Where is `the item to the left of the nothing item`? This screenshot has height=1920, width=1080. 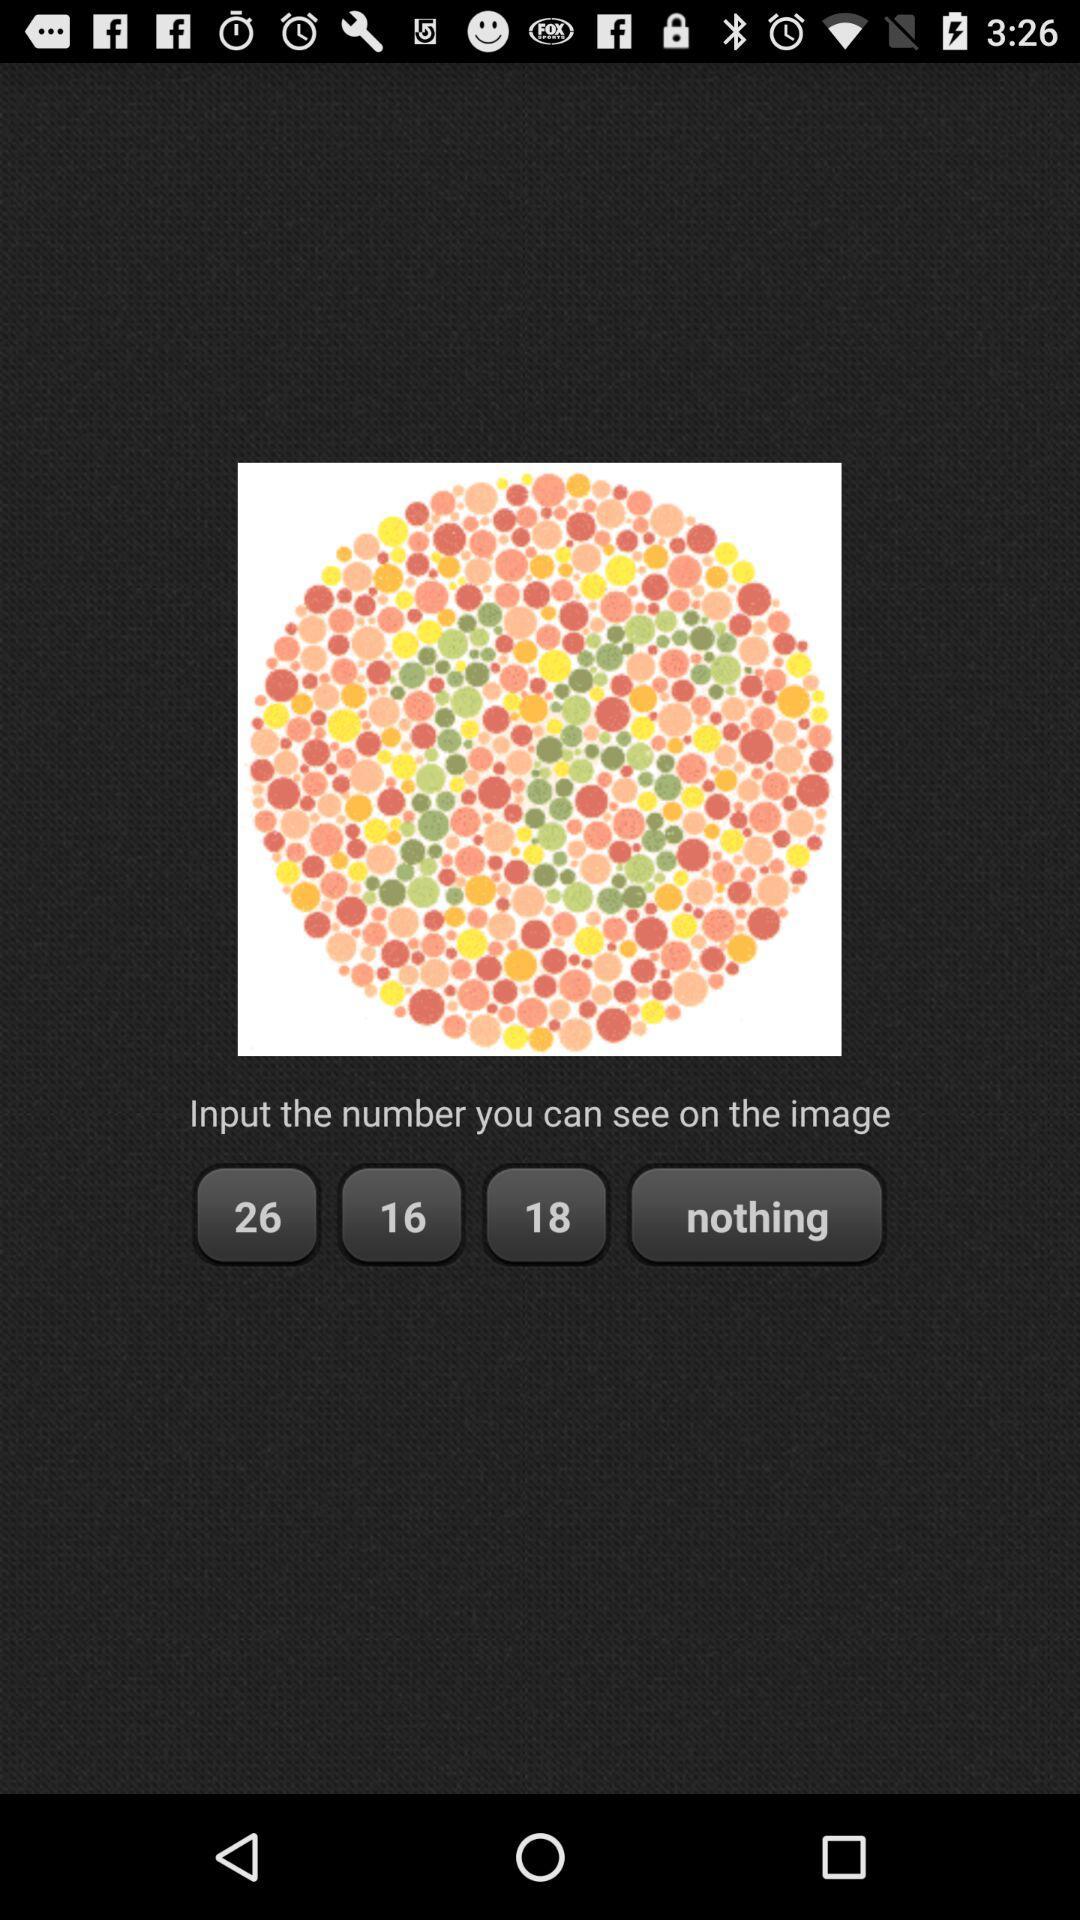
the item to the left of the nothing item is located at coordinates (546, 1214).